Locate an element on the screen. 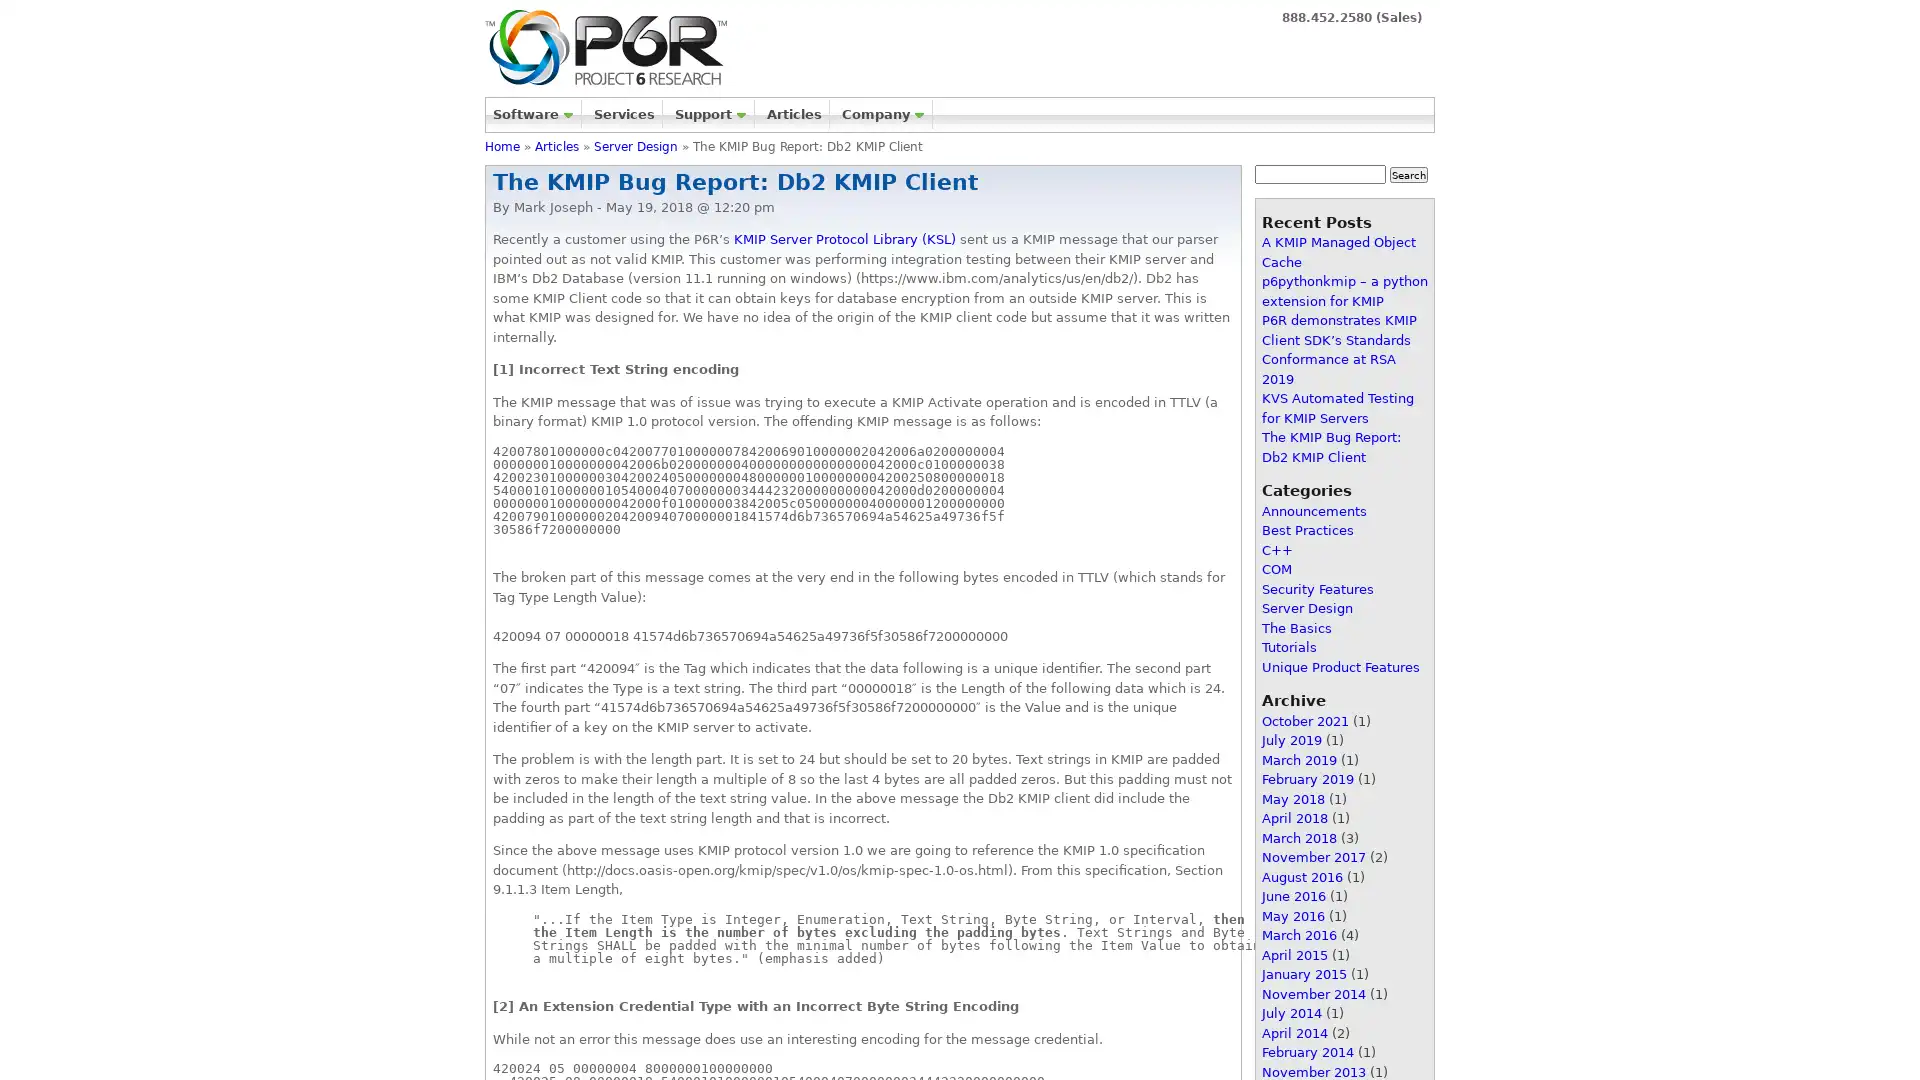 The width and height of the screenshot is (1920, 1080). Search is located at coordinates (1408, 173).